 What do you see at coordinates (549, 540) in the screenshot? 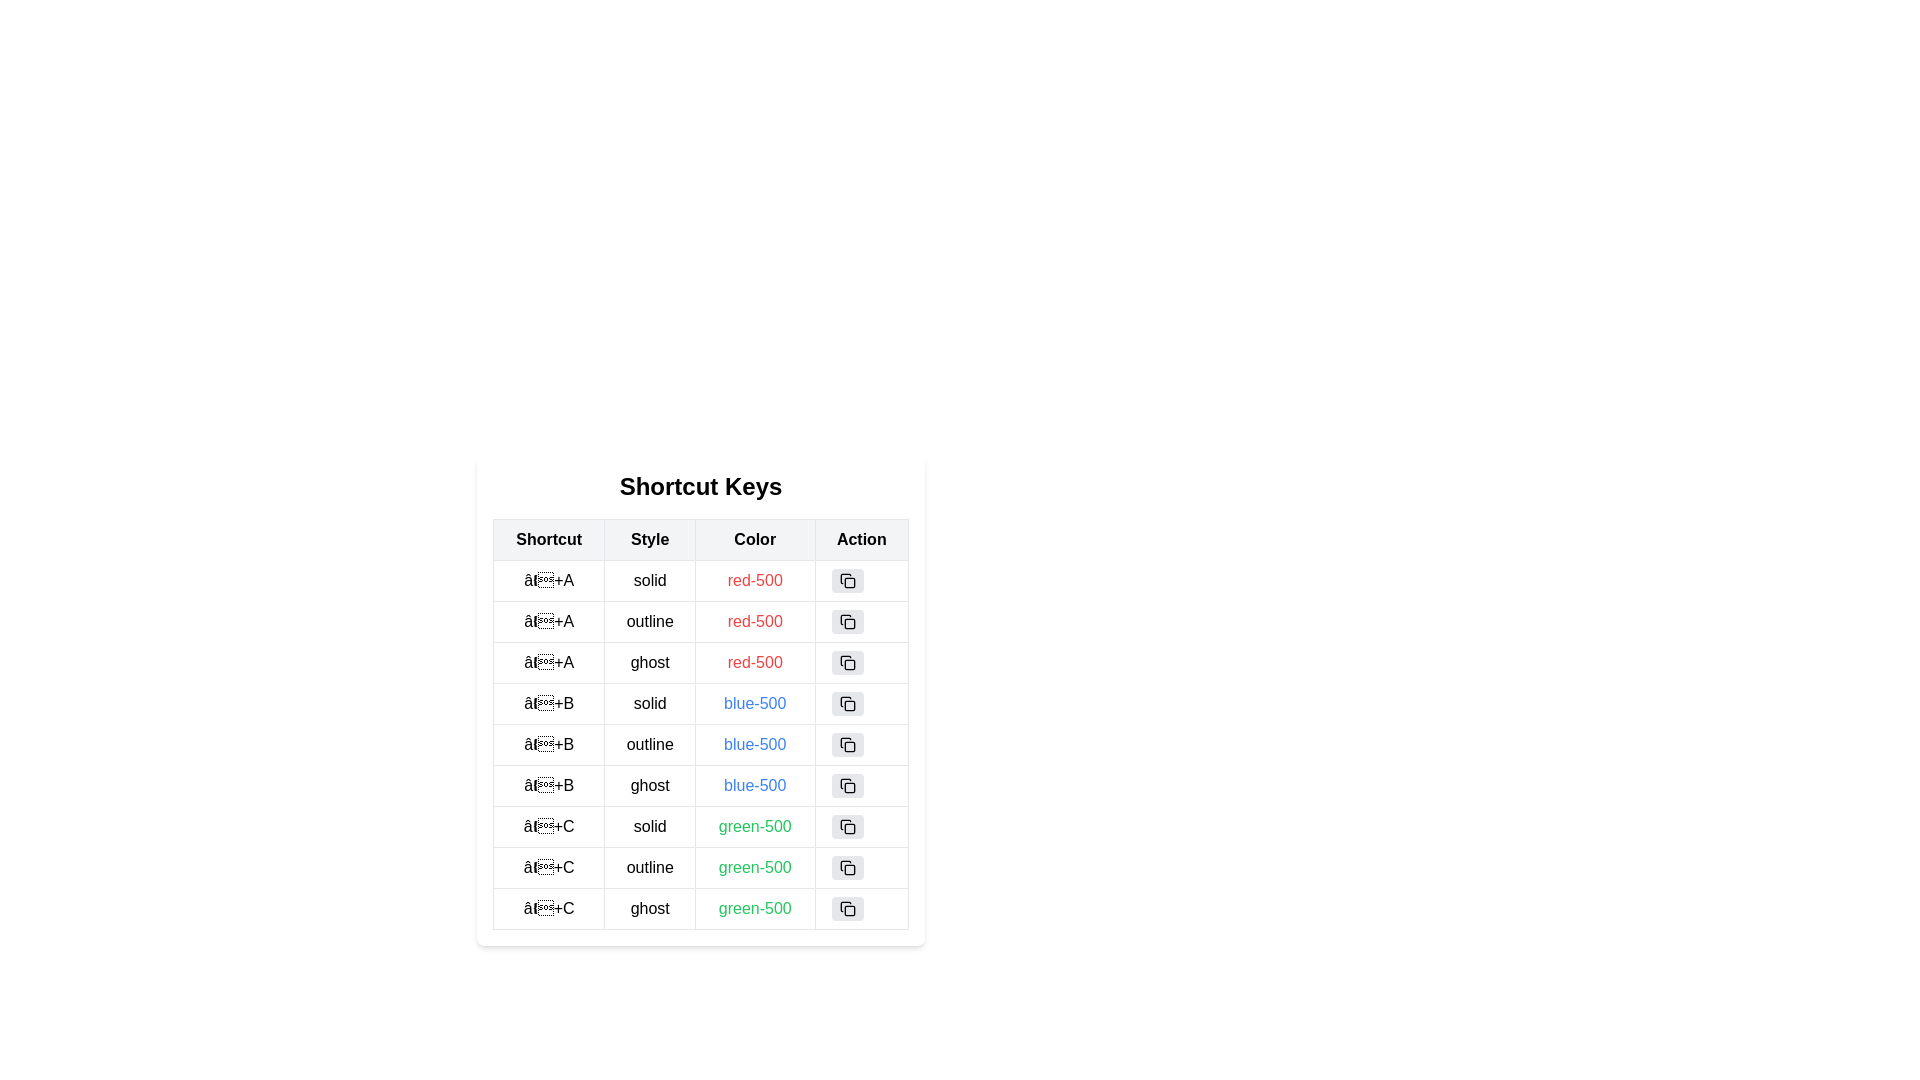
I see `the first table header cell that indicates the column contains data related to shortcuts` at bounding box center [549, 540].